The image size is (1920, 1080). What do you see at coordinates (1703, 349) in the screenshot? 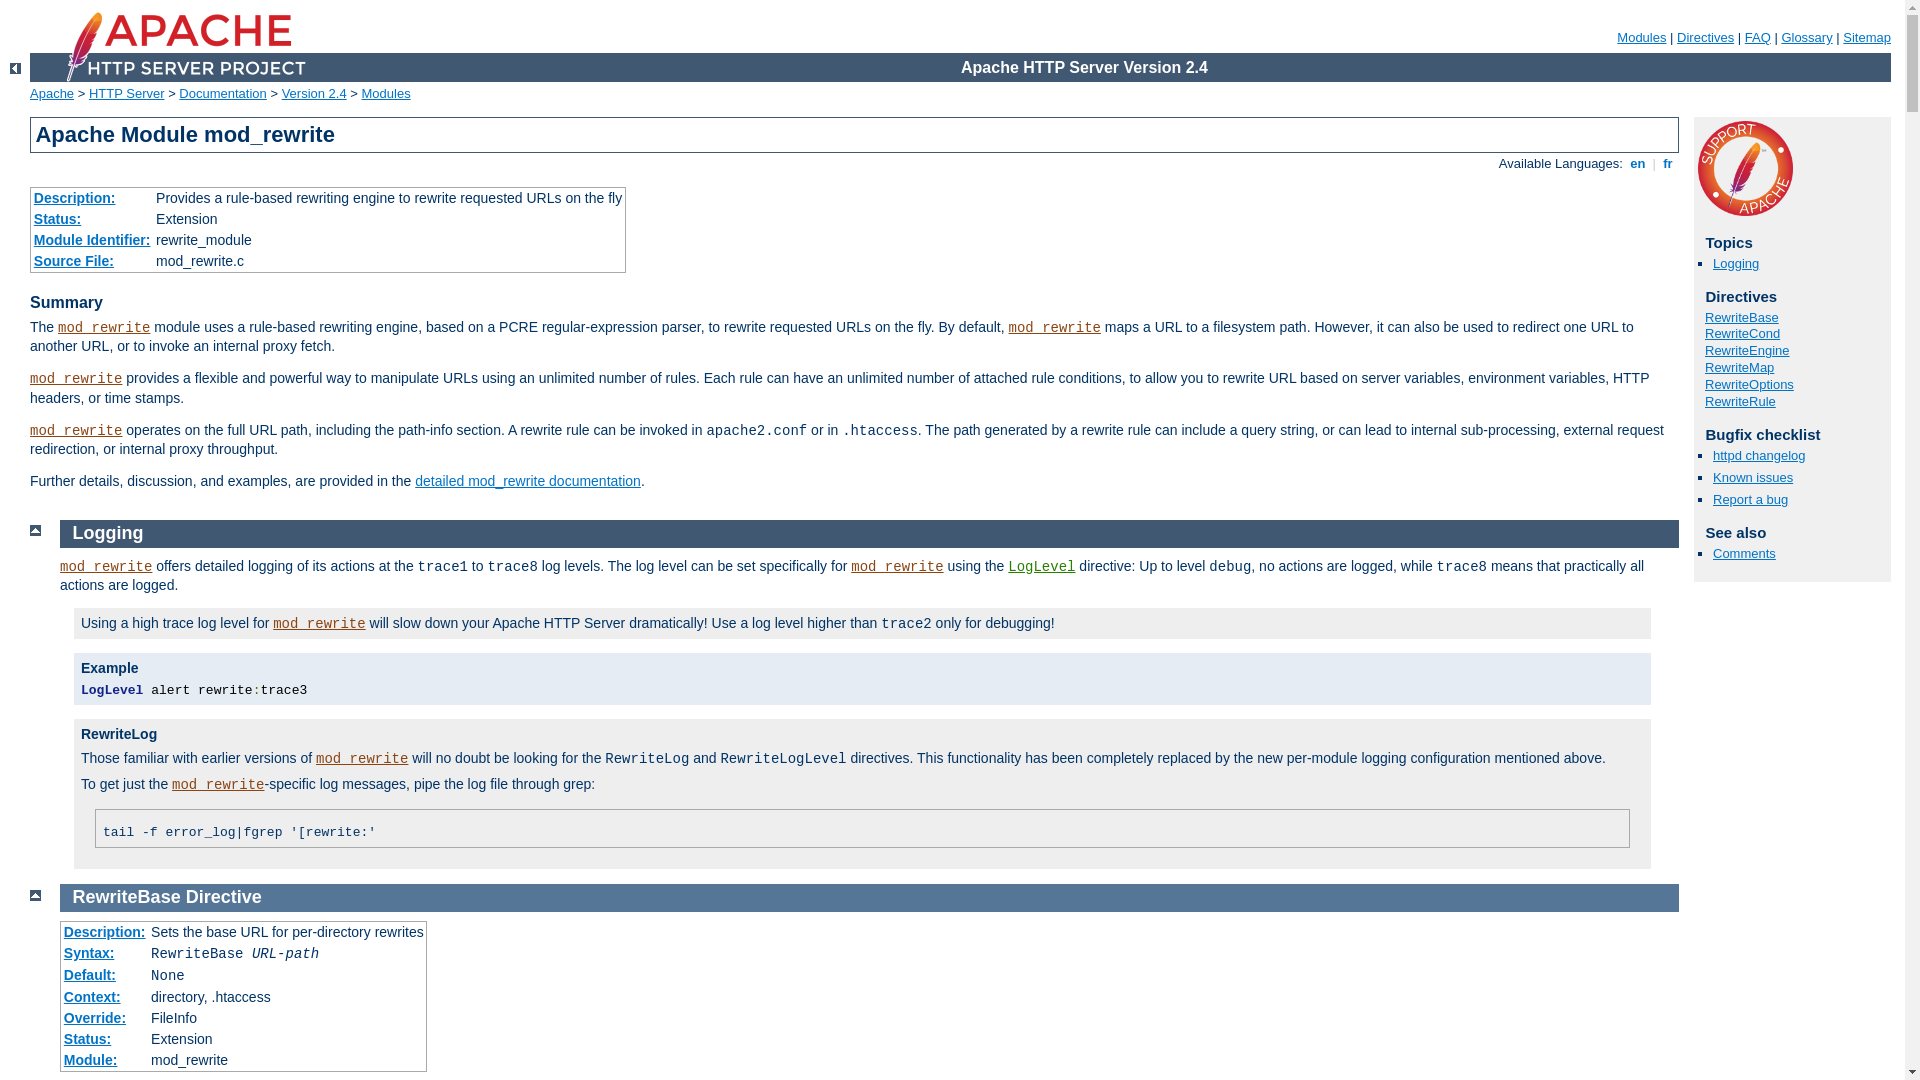
I see `'RewriteEngine'` at bounding box center [1703, 349].